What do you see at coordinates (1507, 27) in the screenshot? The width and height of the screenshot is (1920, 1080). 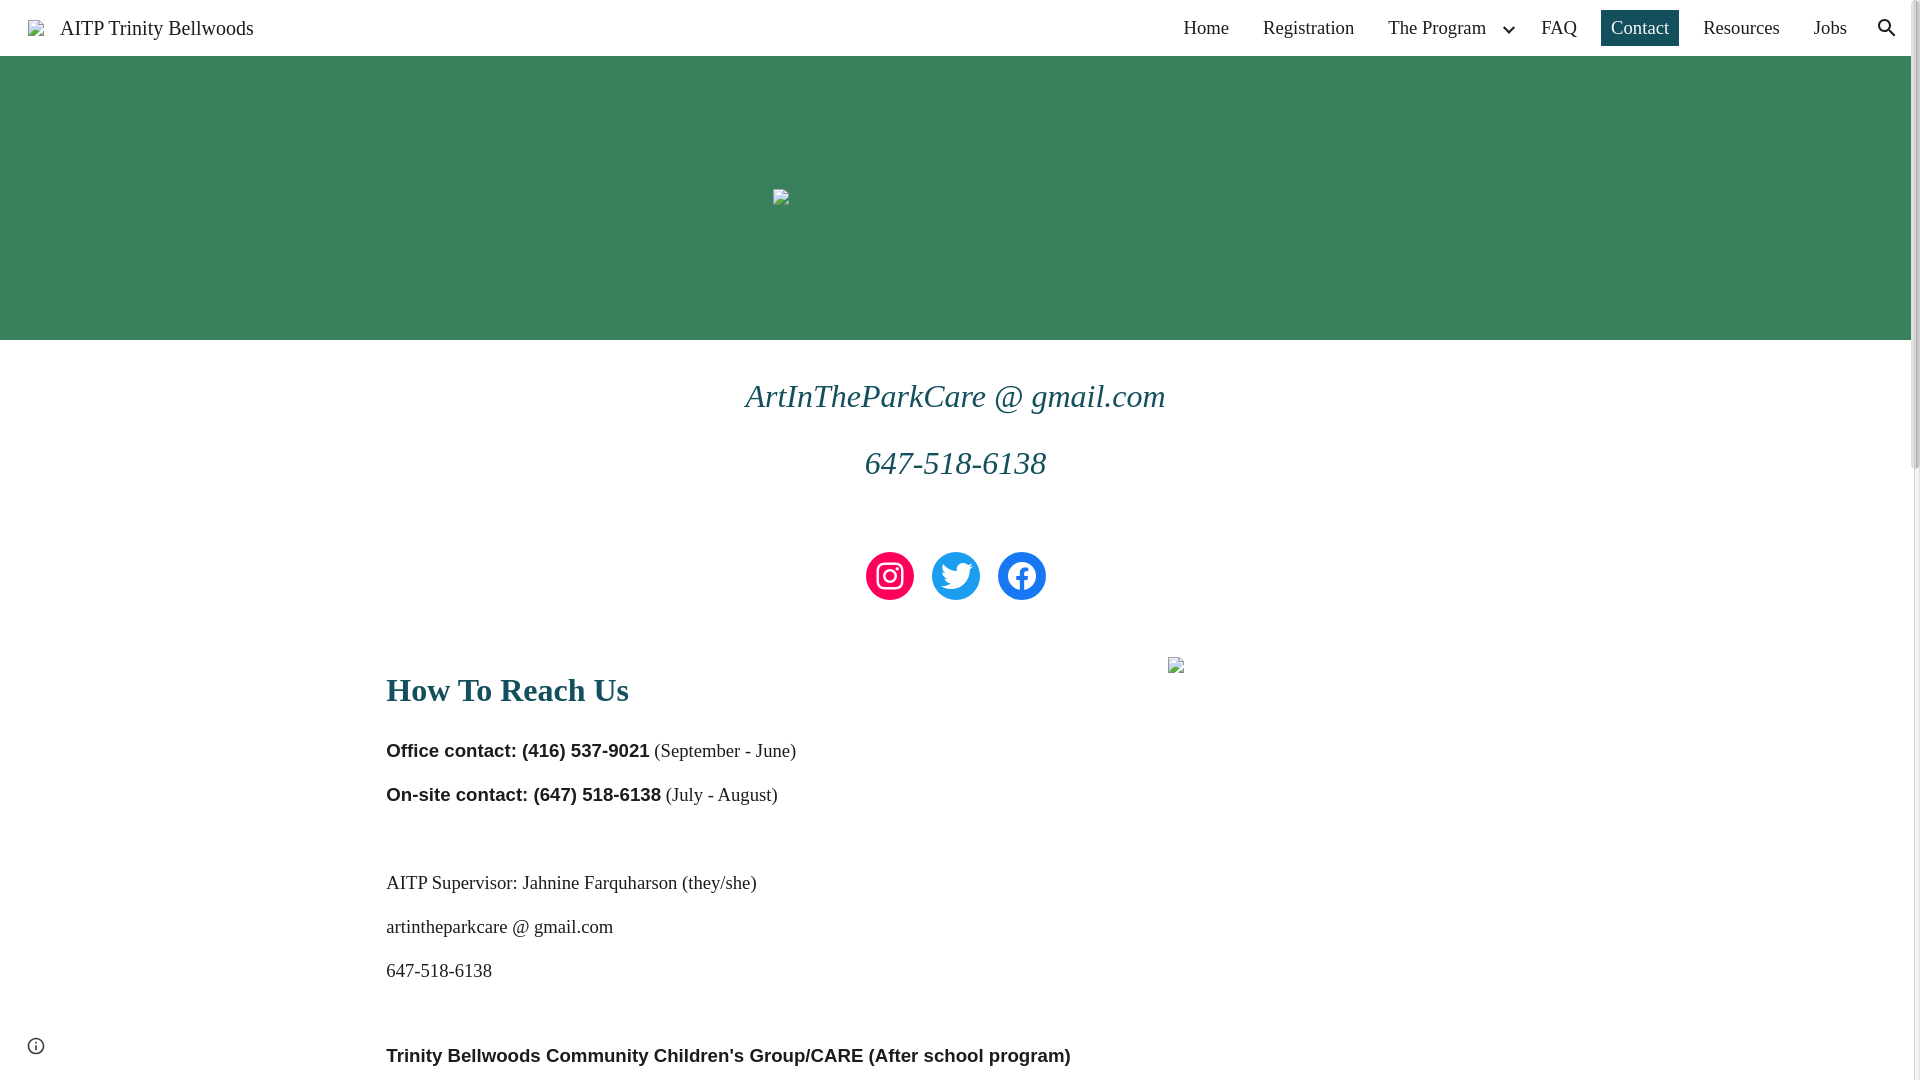 I see `'Expand/Collapse'` at bounding box center [1507, 27].